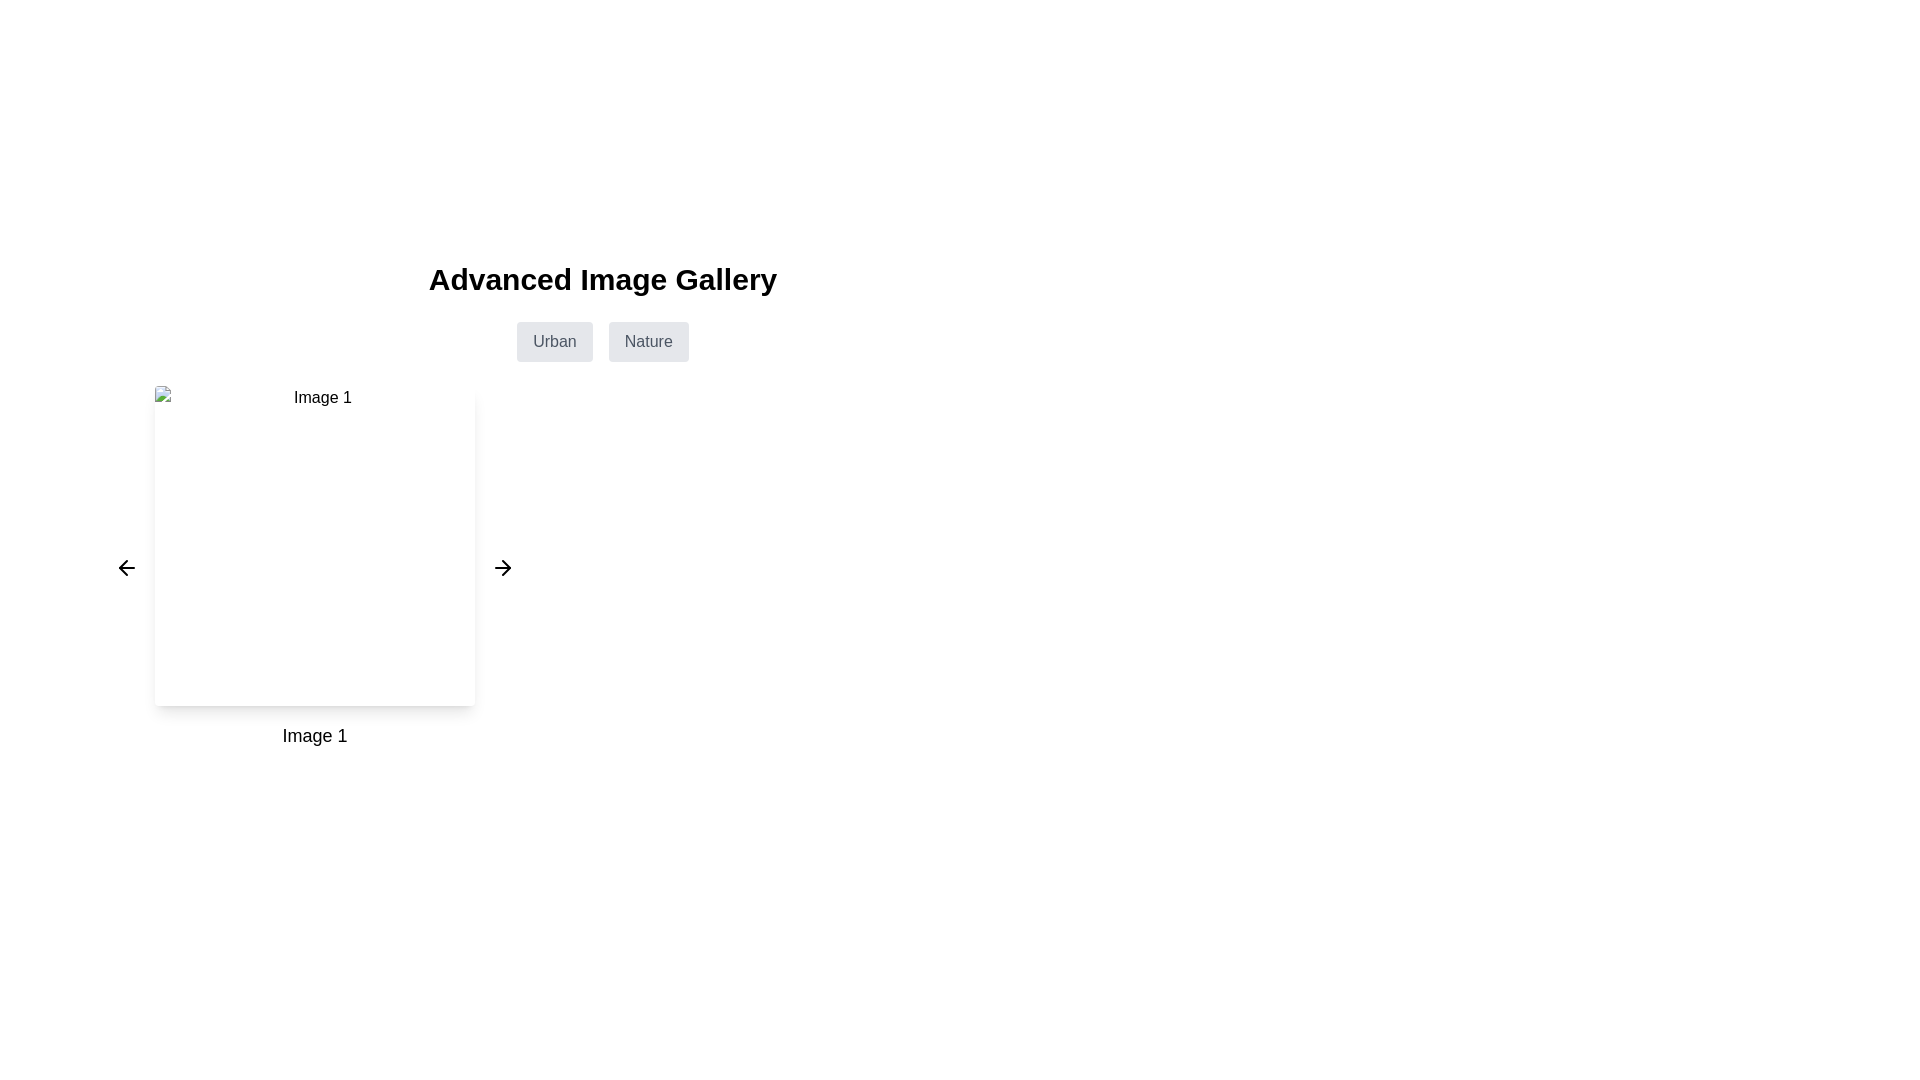 Image resolution: width=1920 pixels, height=1080 pixels. Describe the element at coordinates (125, 567) in the screenshot. I see `the leftward arrow button, which is styled in a minimalistic design with a thin black stroke` at that location.